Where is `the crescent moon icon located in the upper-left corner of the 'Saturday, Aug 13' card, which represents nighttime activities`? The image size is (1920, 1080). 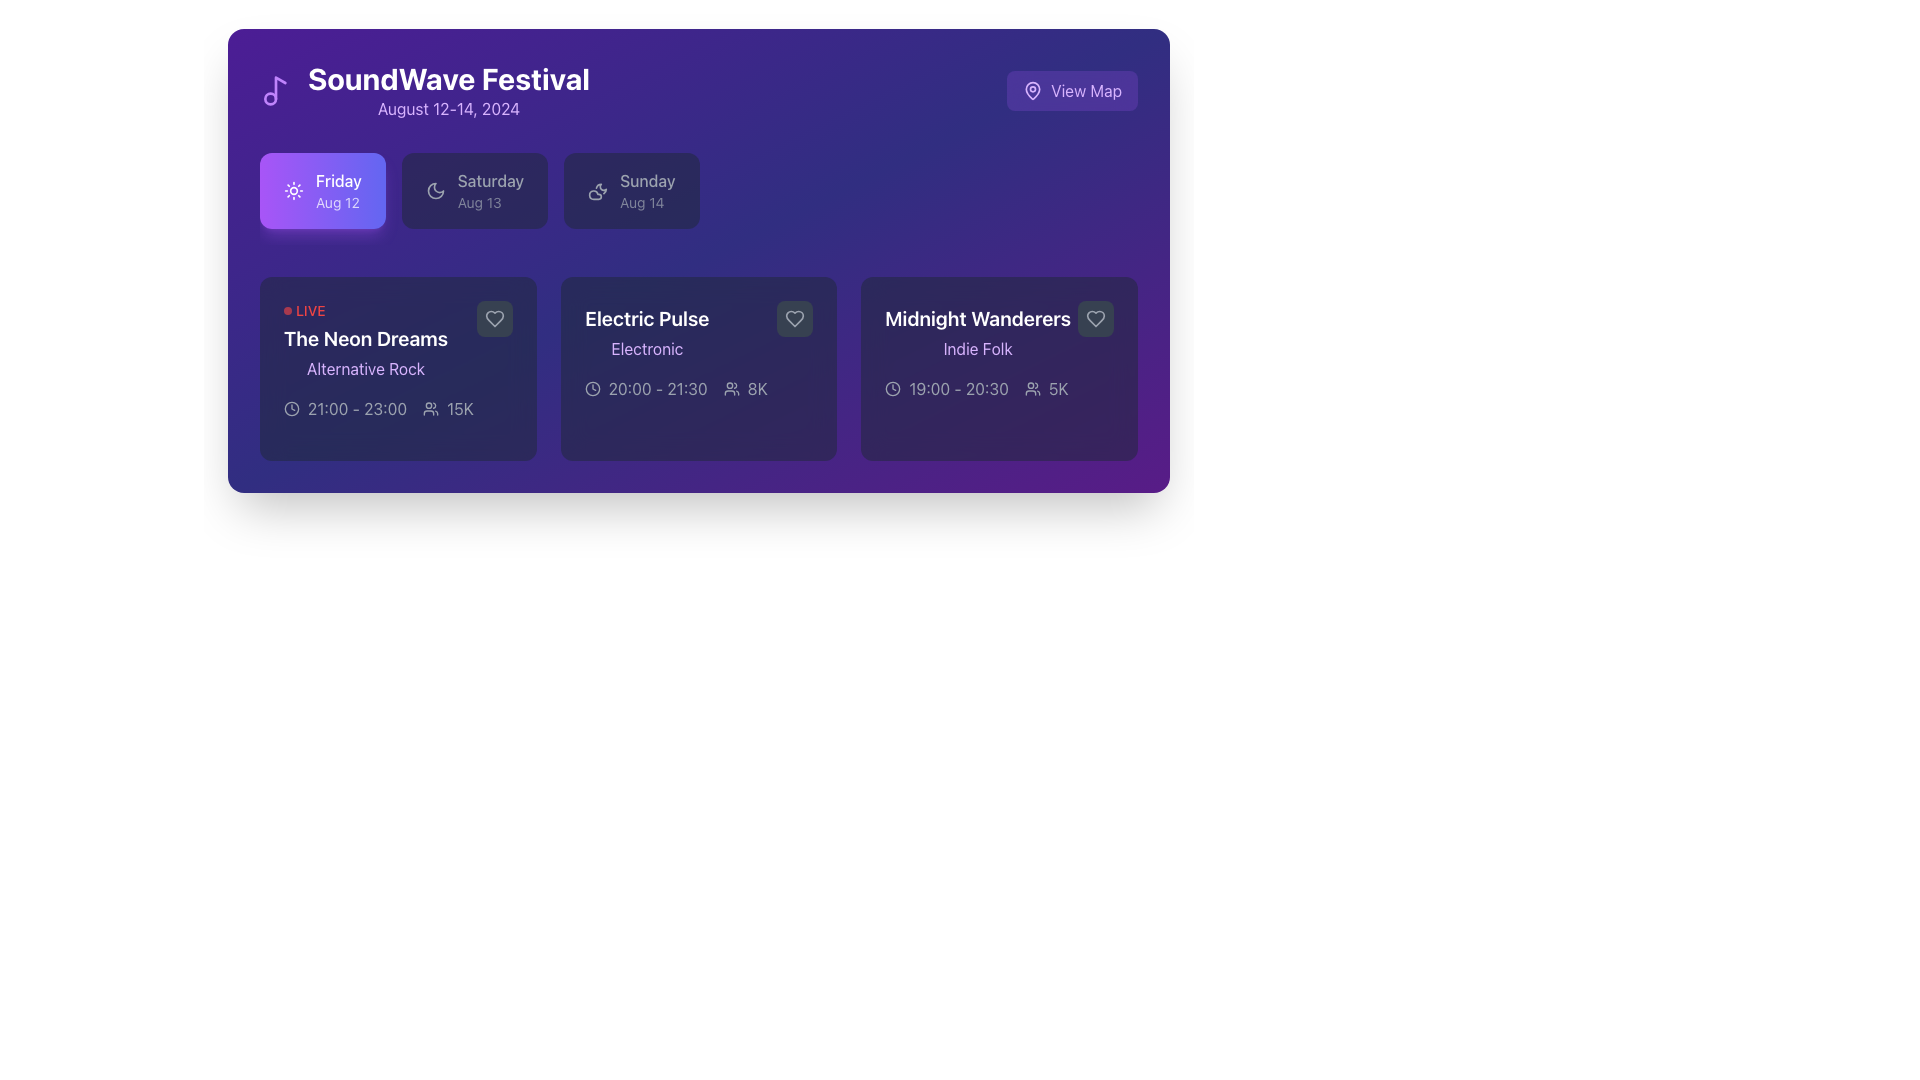 the crescent moon icon located in the upper-left corner of the 'Saturday, Aug 13' card, which represents nighttime activities is located at coordinates (434, 191).